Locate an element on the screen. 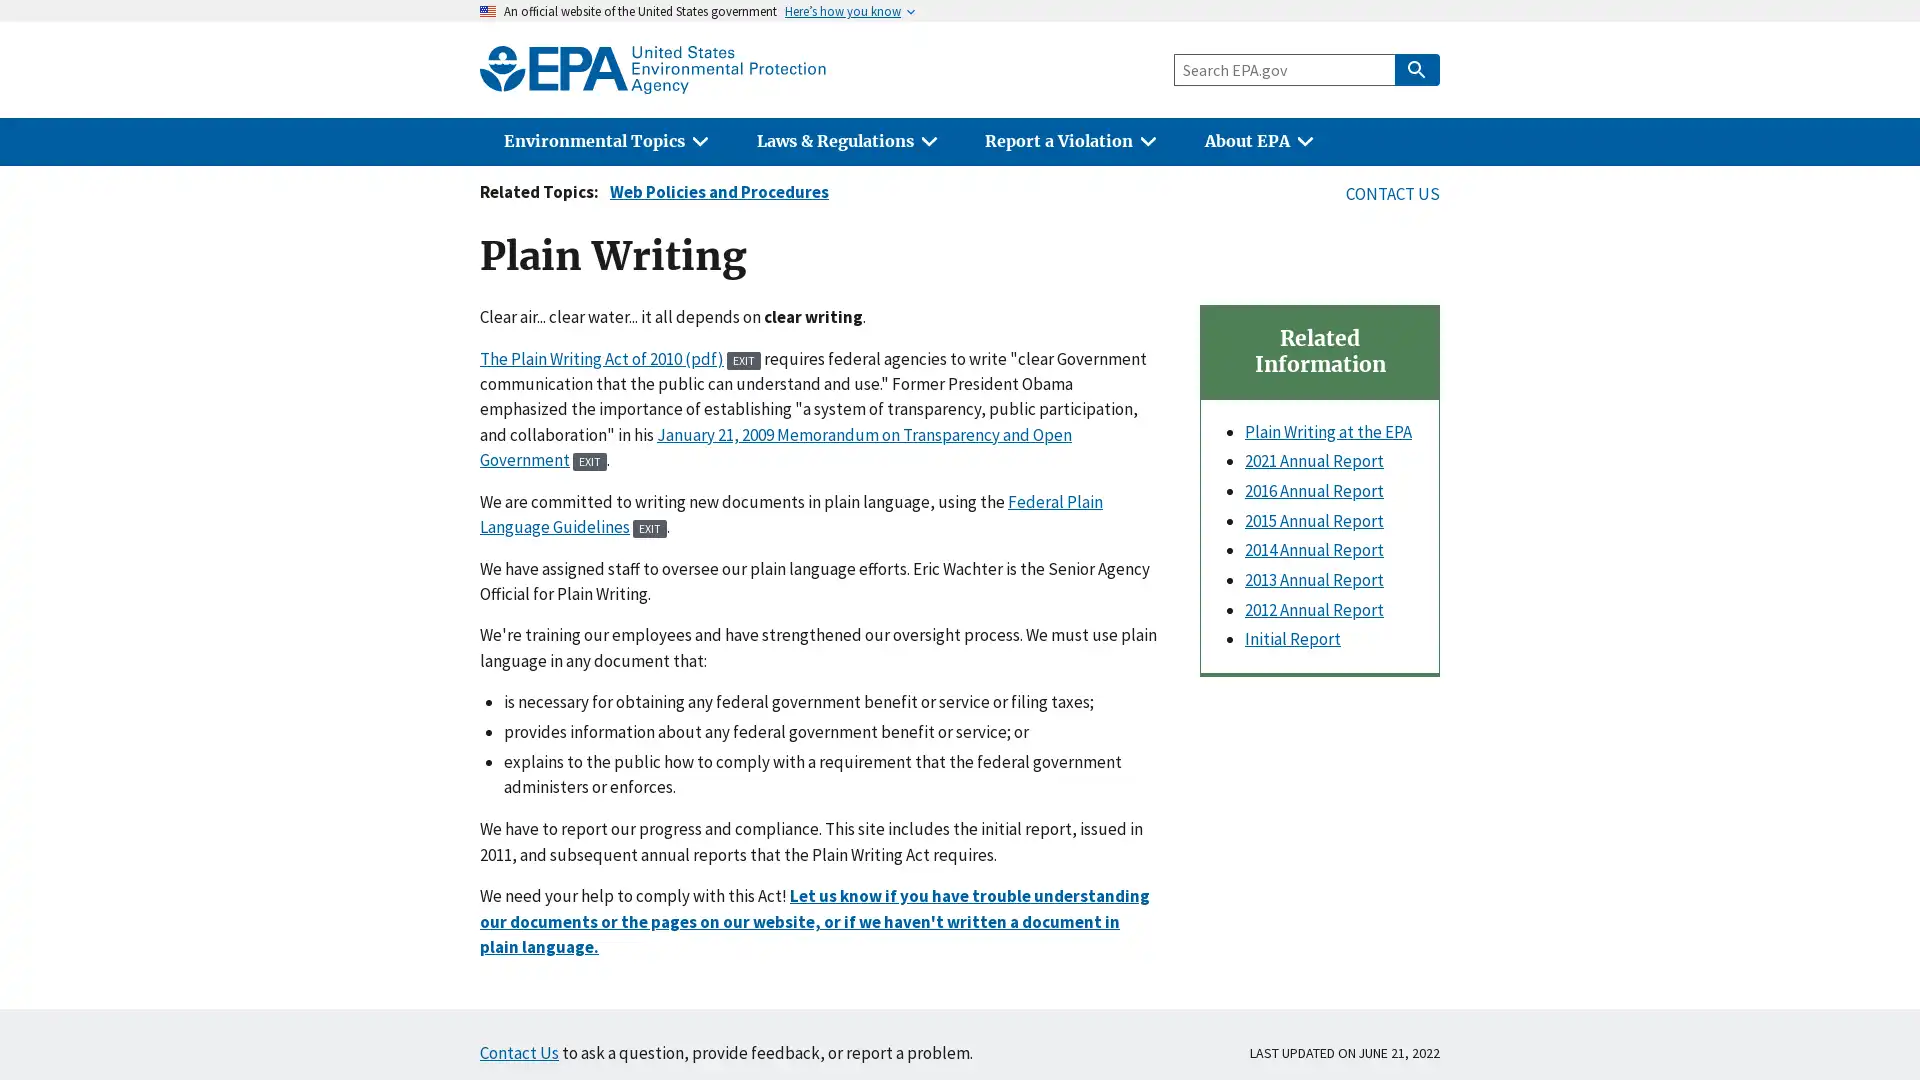 The height and width of the screenshot is (1080, 1920). About EPA is located at coordinates (1257, 141).